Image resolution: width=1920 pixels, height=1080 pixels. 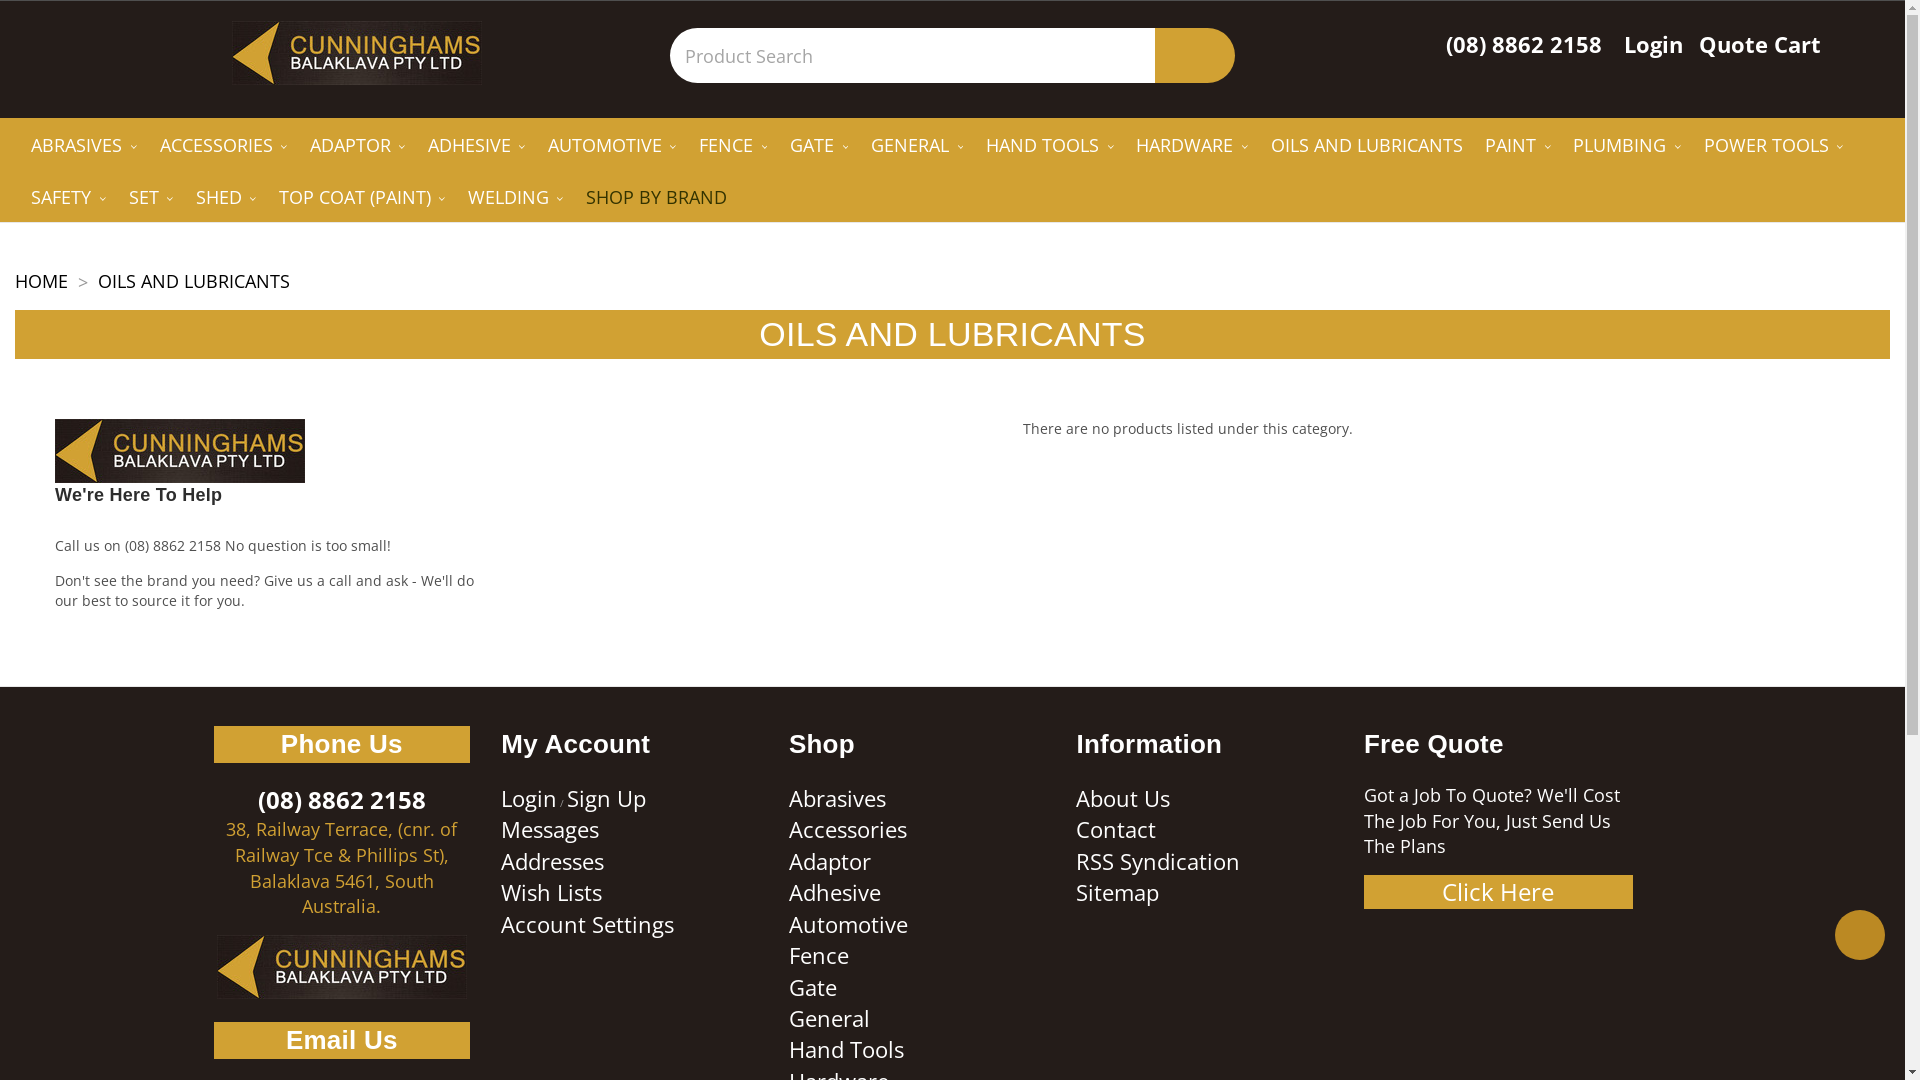 What do you see at coordinates (528, 797) in the screenshot?
I see `'Login'` at bounding box center [528, 797].